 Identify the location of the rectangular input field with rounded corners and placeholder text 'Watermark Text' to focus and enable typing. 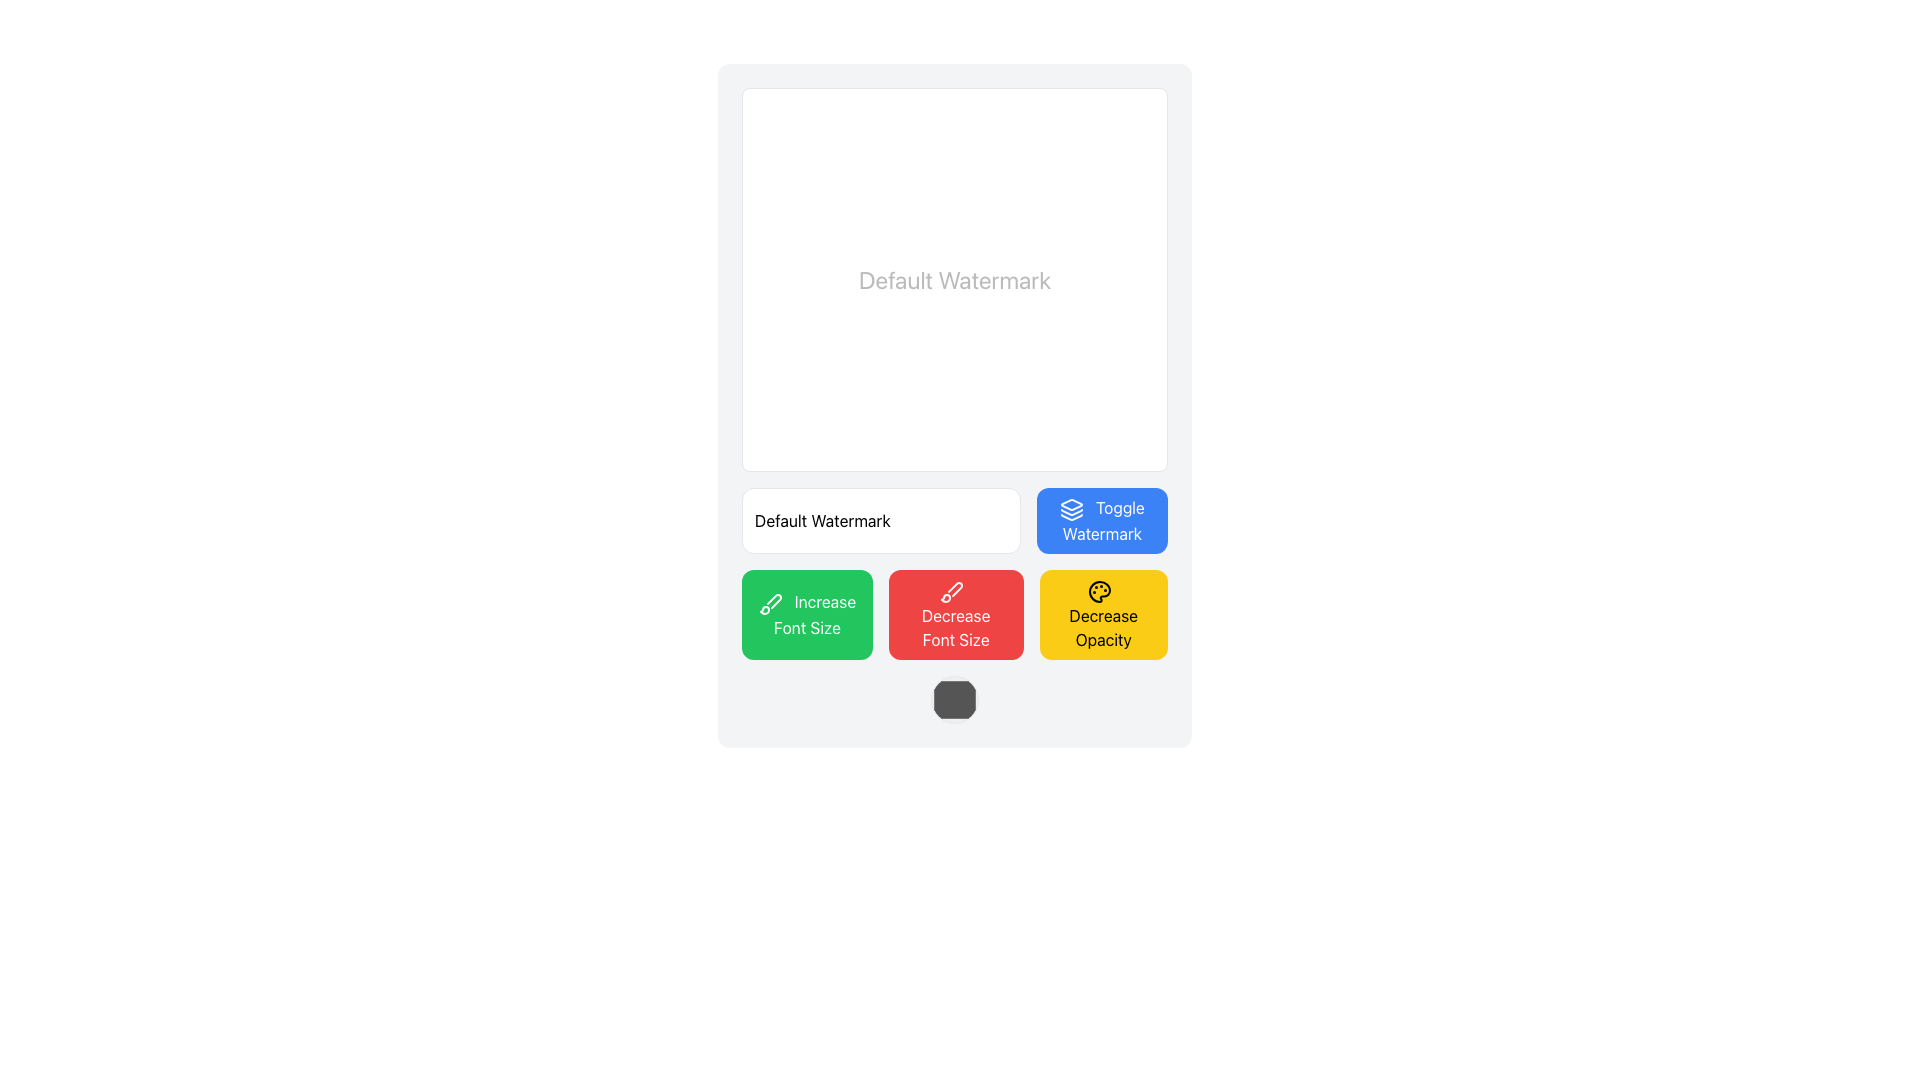
(880, 519).